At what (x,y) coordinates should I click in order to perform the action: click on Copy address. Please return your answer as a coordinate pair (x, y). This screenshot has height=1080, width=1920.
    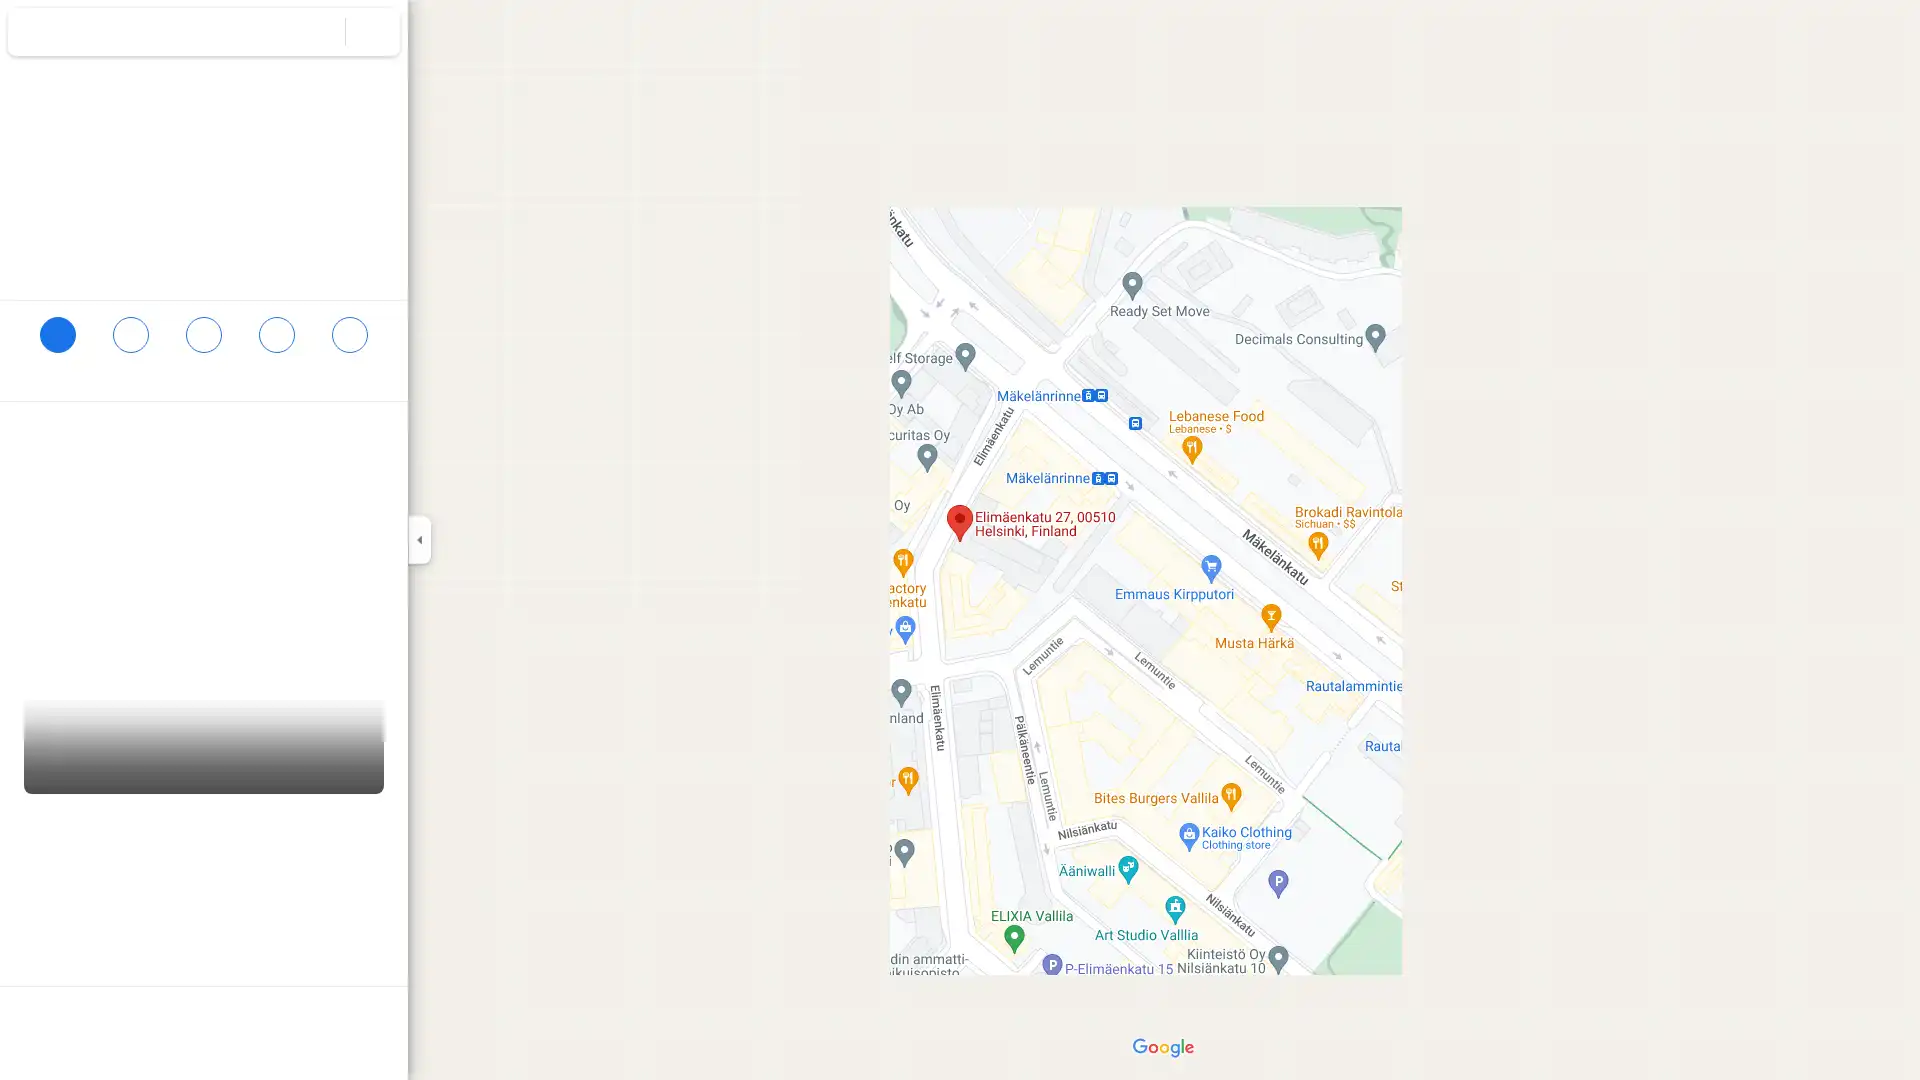
    Looking at the image, I should click on (370, 437).